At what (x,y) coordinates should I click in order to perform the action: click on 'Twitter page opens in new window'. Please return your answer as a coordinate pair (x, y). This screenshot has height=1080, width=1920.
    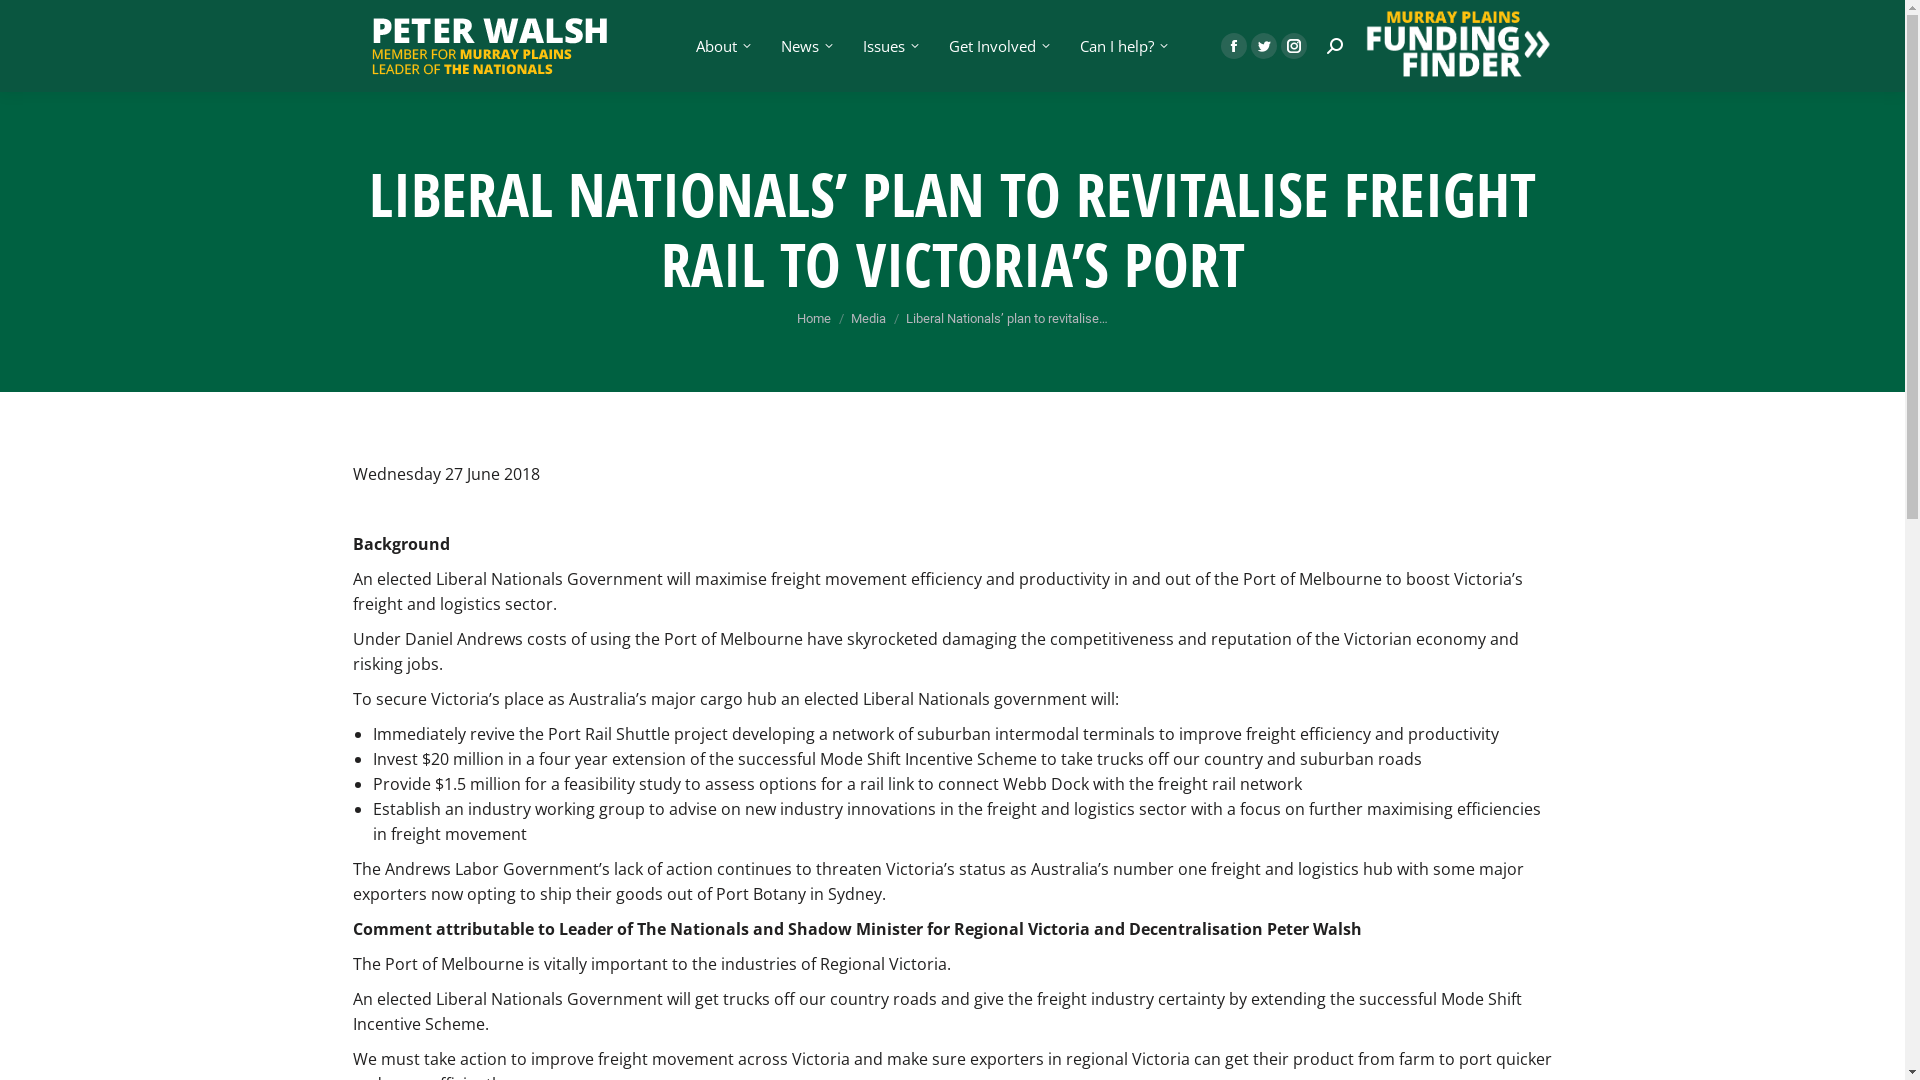
    Looking at the image, I should click on (1261, 45).